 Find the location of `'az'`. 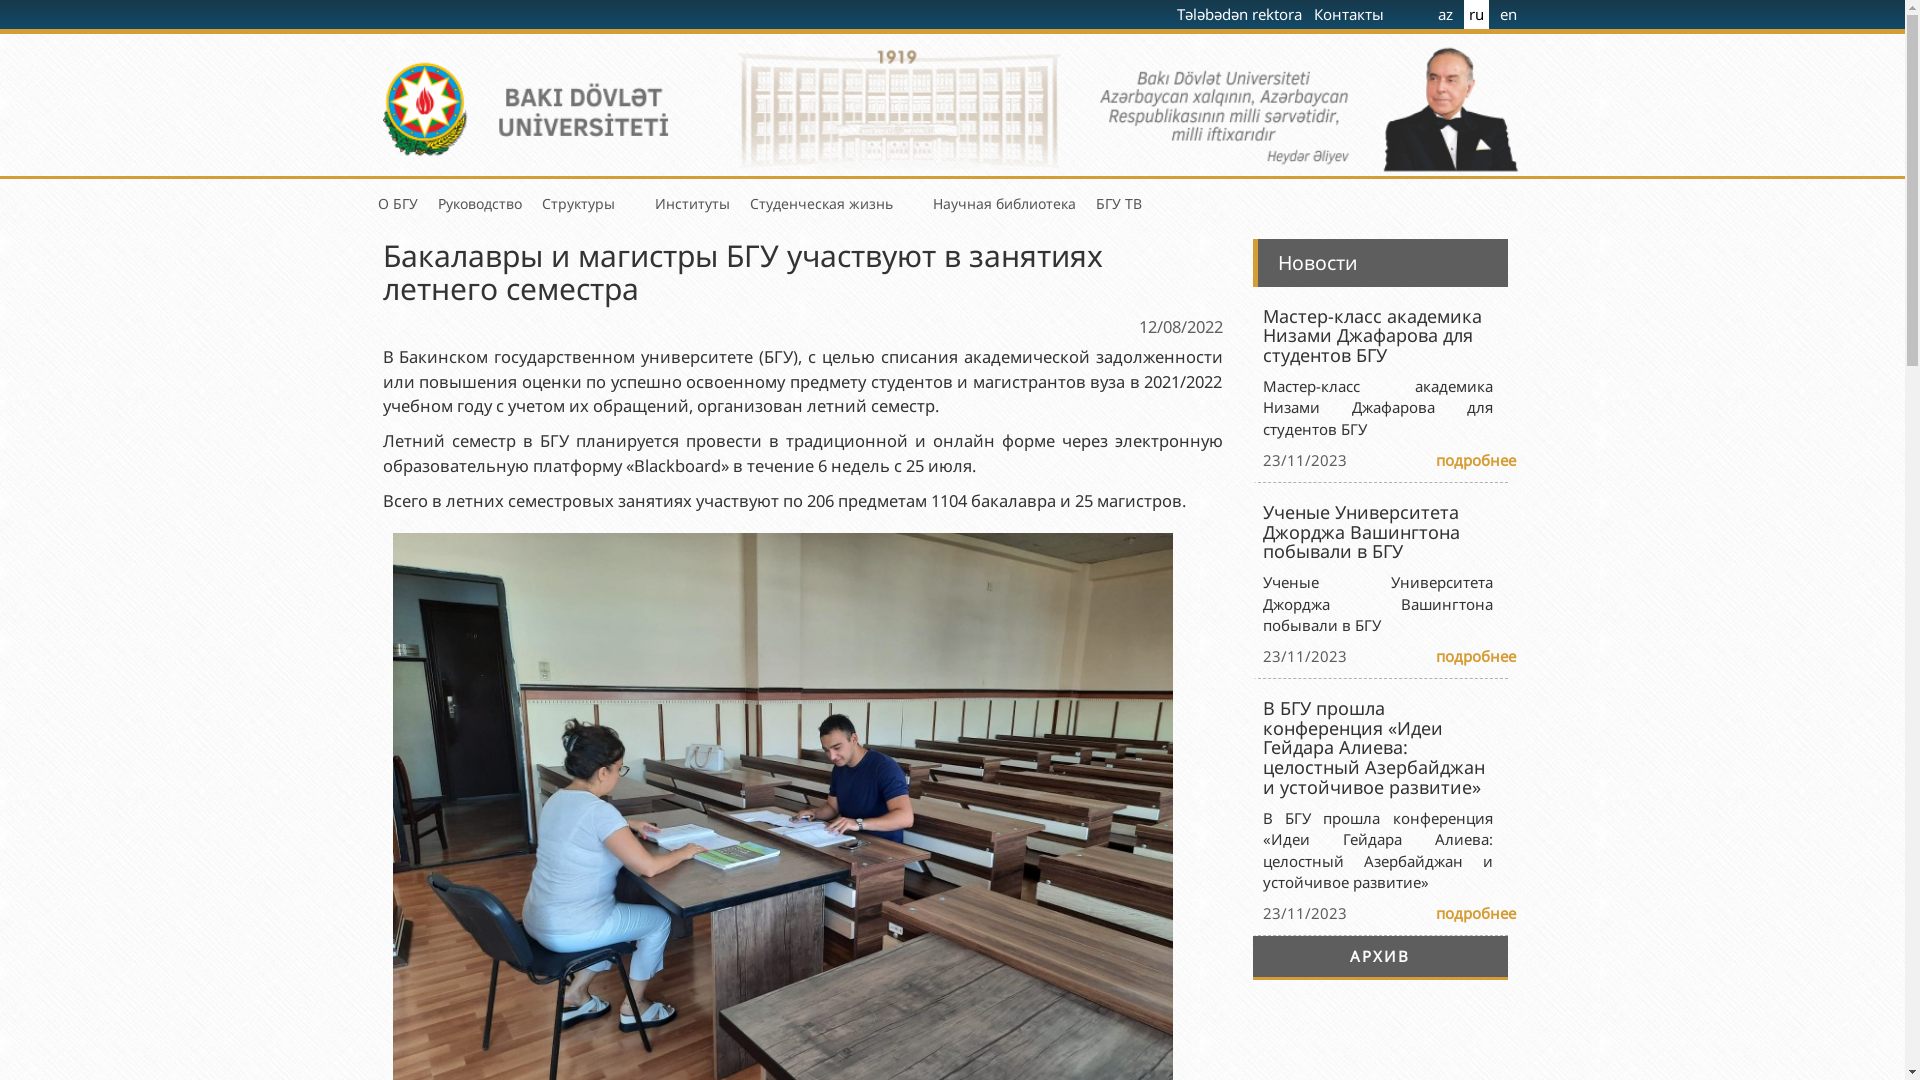

'az' is located at coordinates (1445, 14).